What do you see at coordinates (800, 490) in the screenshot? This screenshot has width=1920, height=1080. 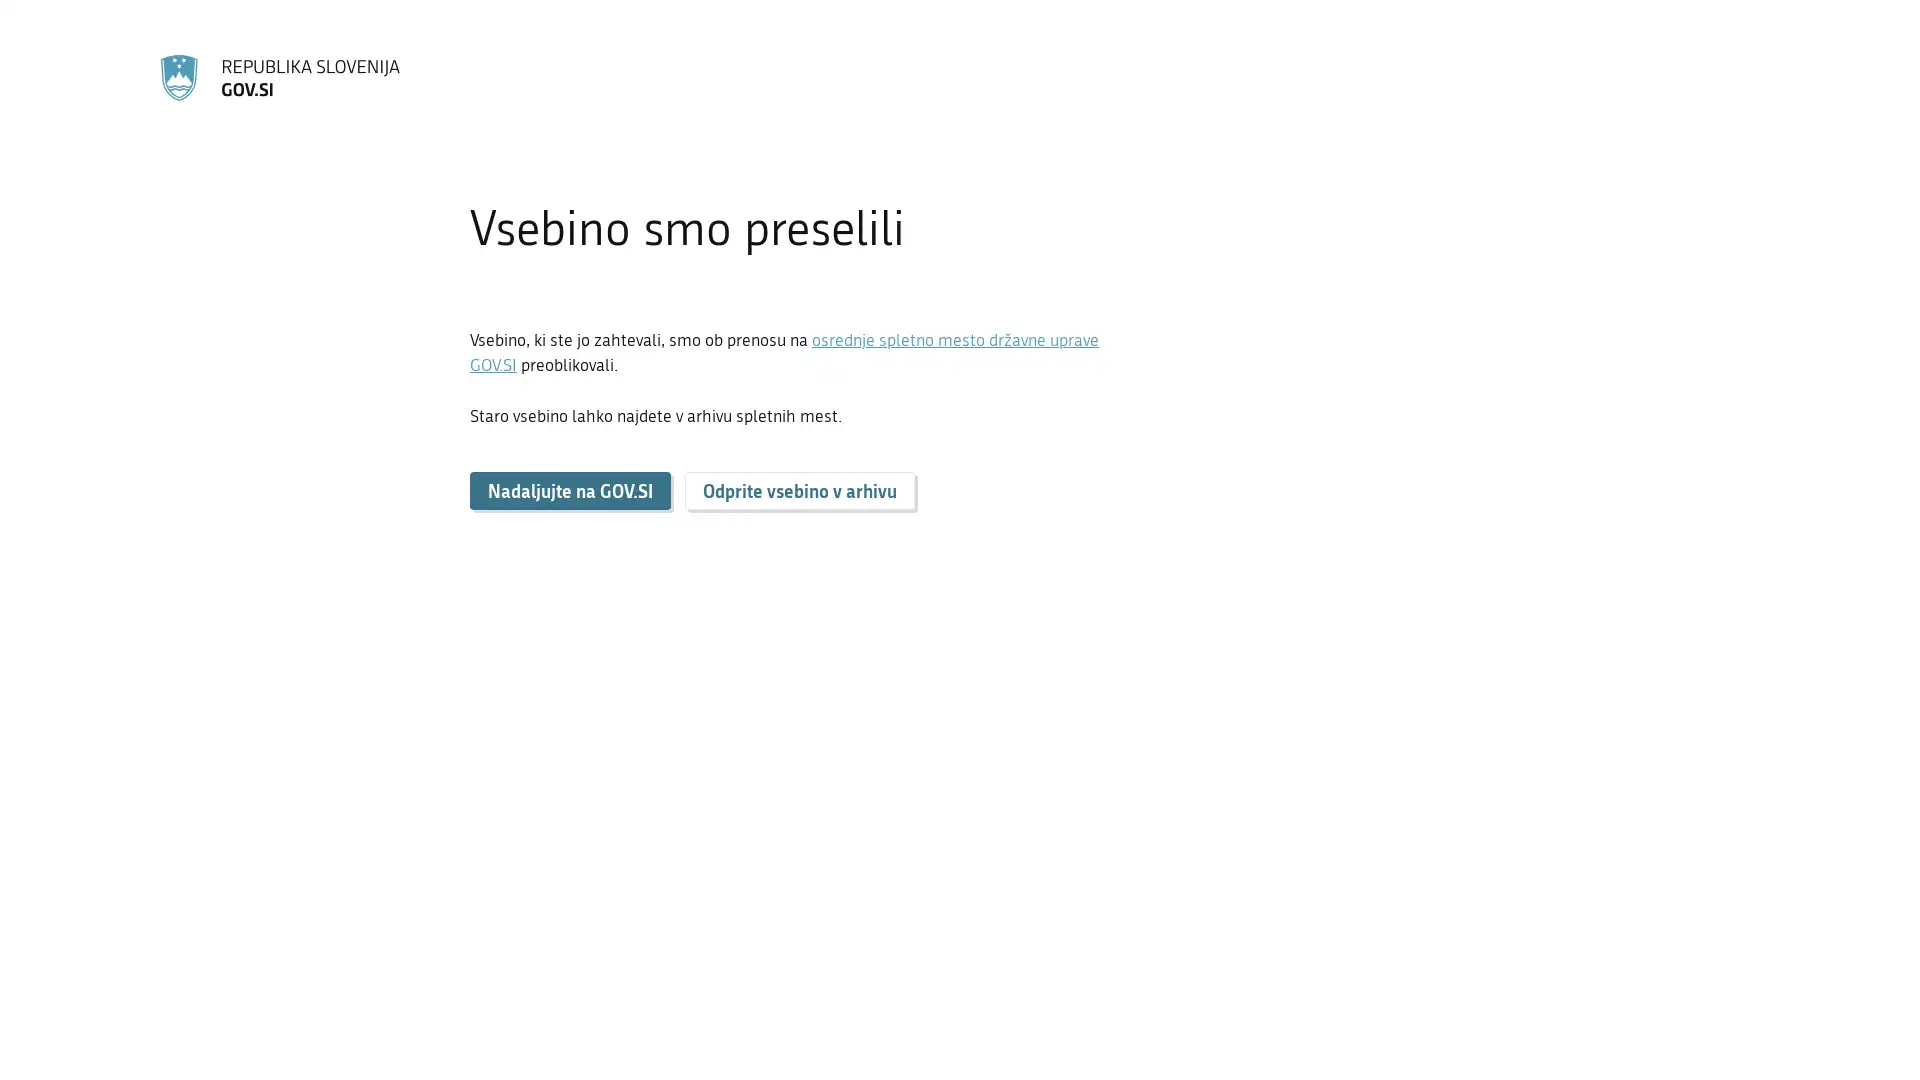 I see `Odprite vsebino v arhivu` at bounding box center [800, 490].